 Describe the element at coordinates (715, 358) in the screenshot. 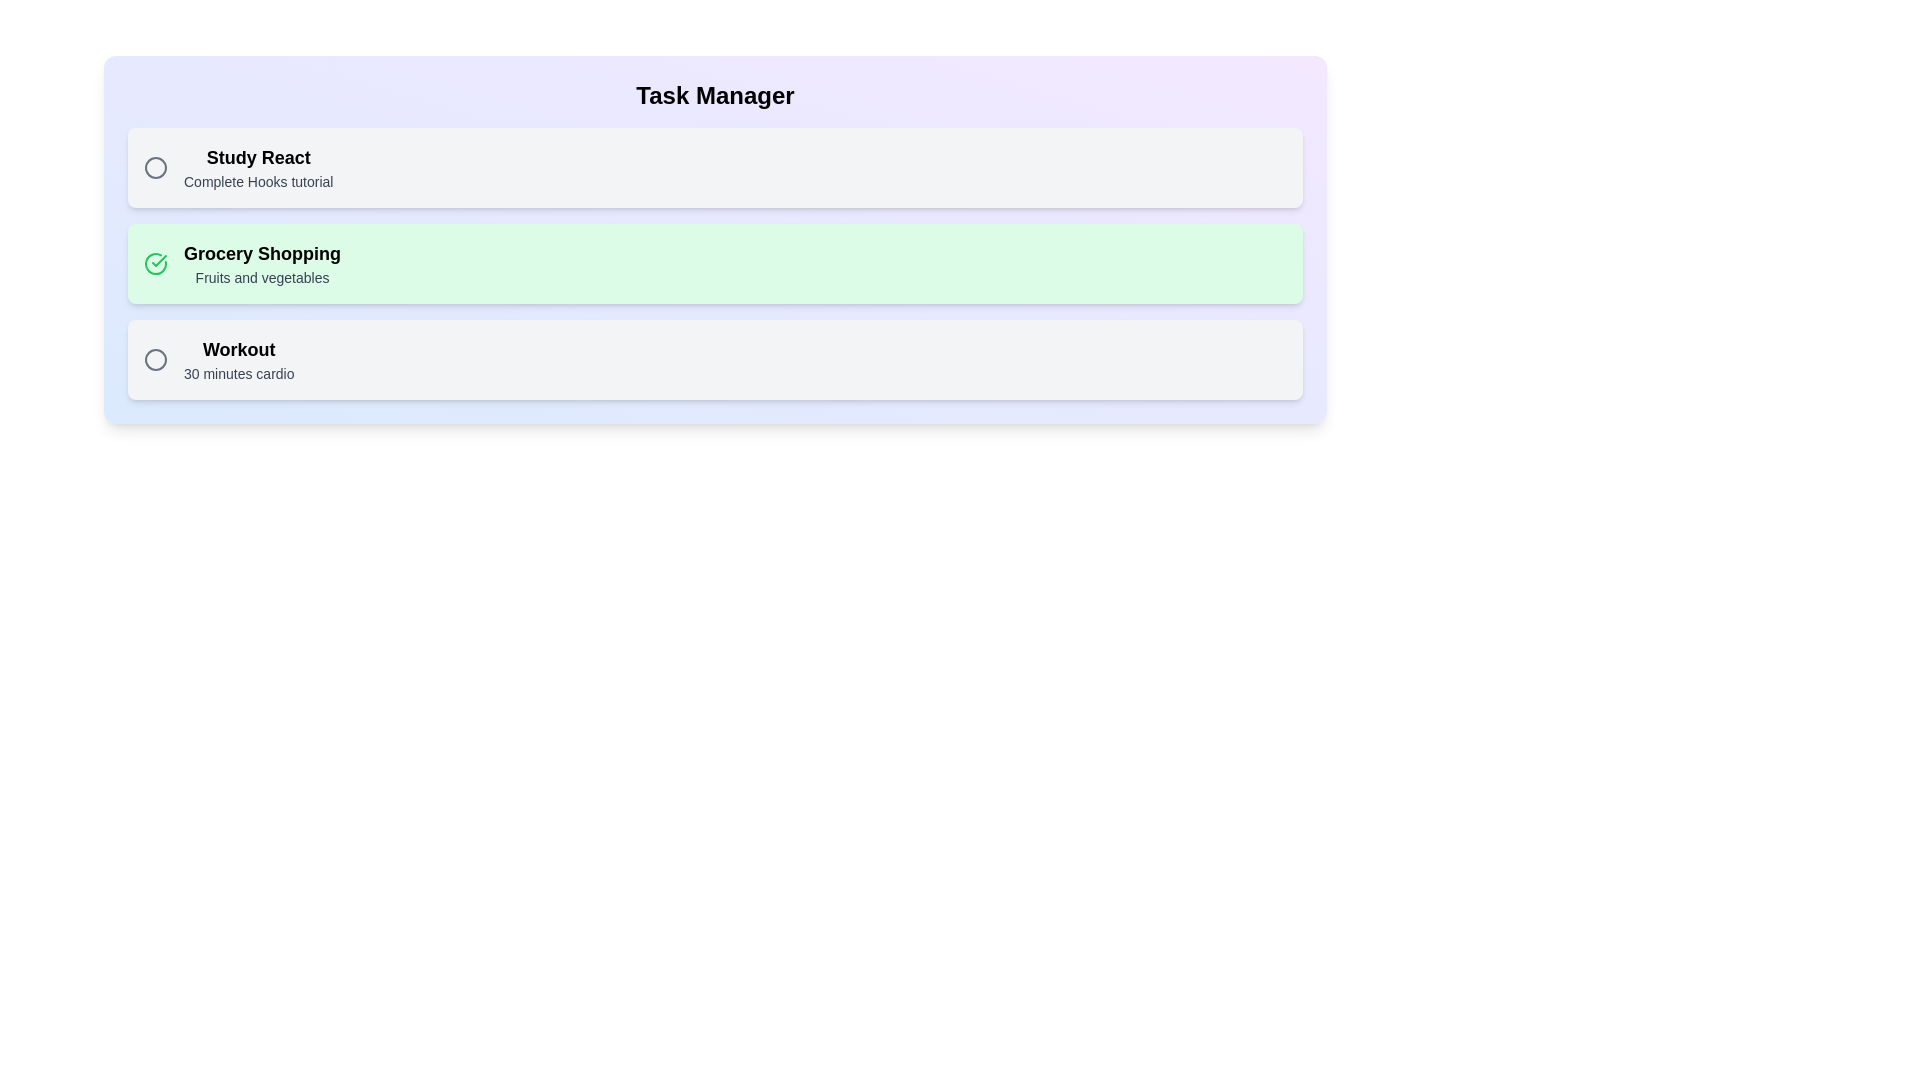

I see `the third task card` at that location.